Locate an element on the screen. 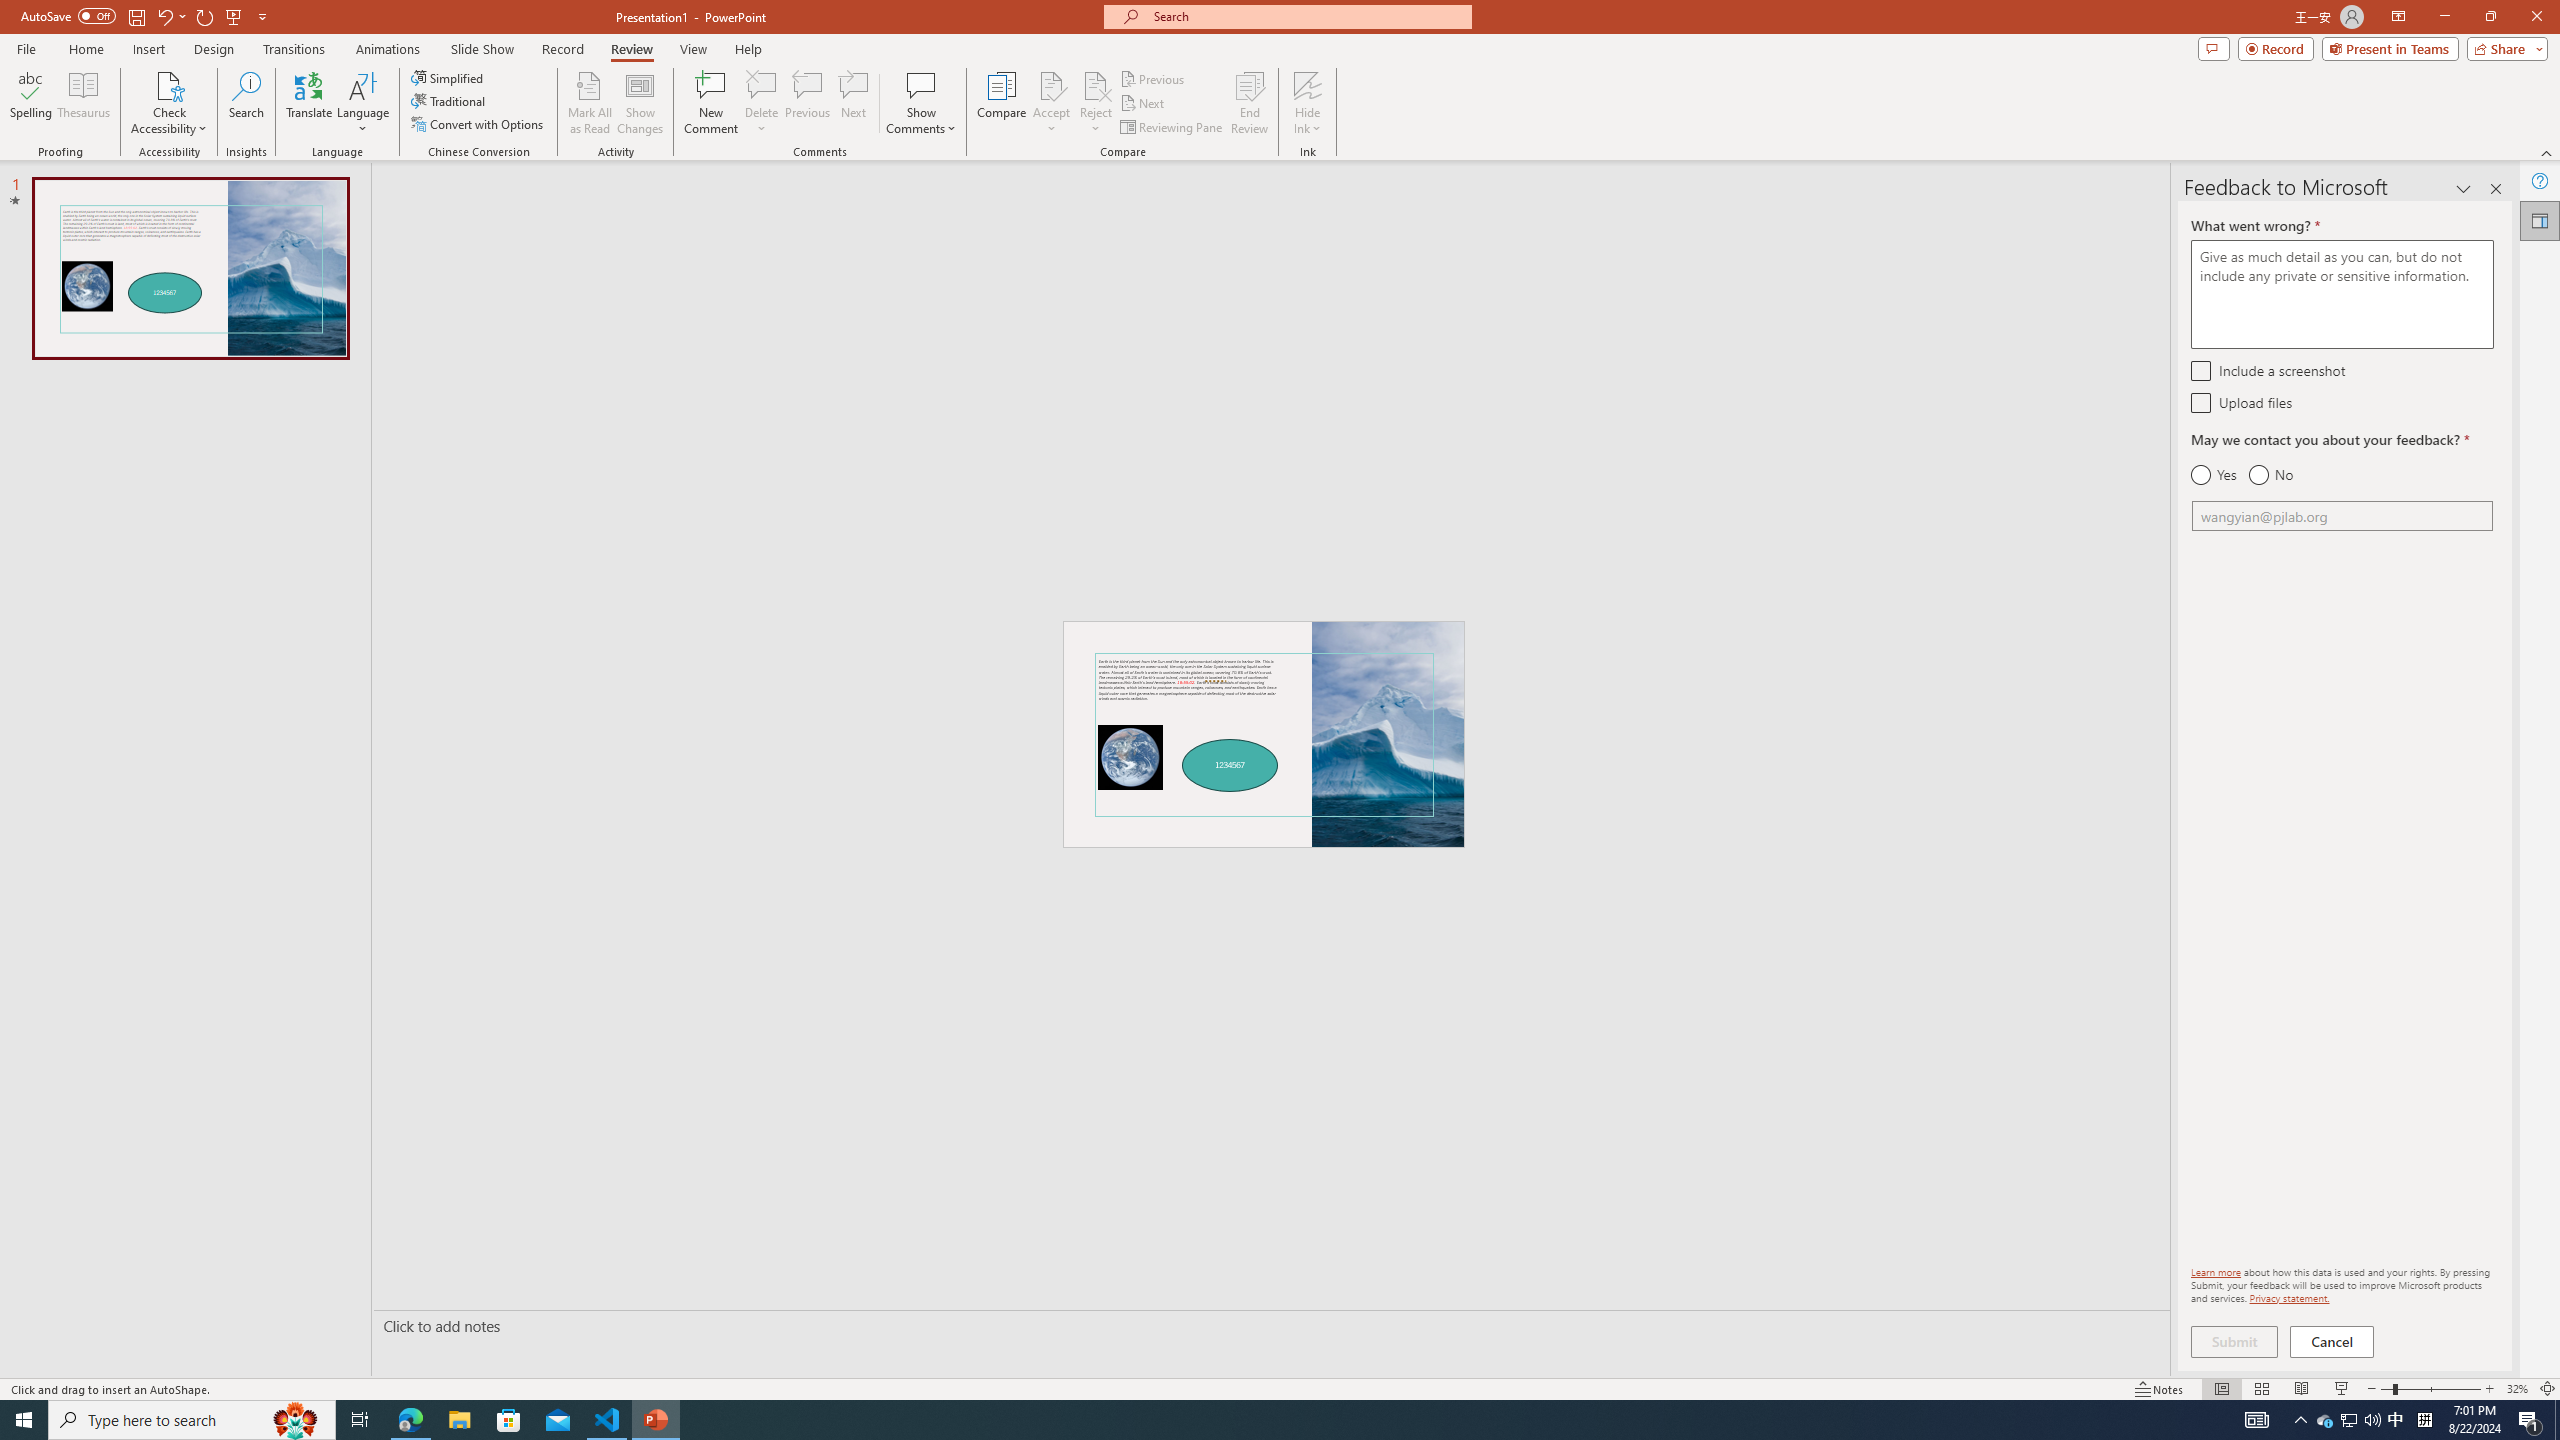  'Check Accessibility' is located at coordinates (167, 103).